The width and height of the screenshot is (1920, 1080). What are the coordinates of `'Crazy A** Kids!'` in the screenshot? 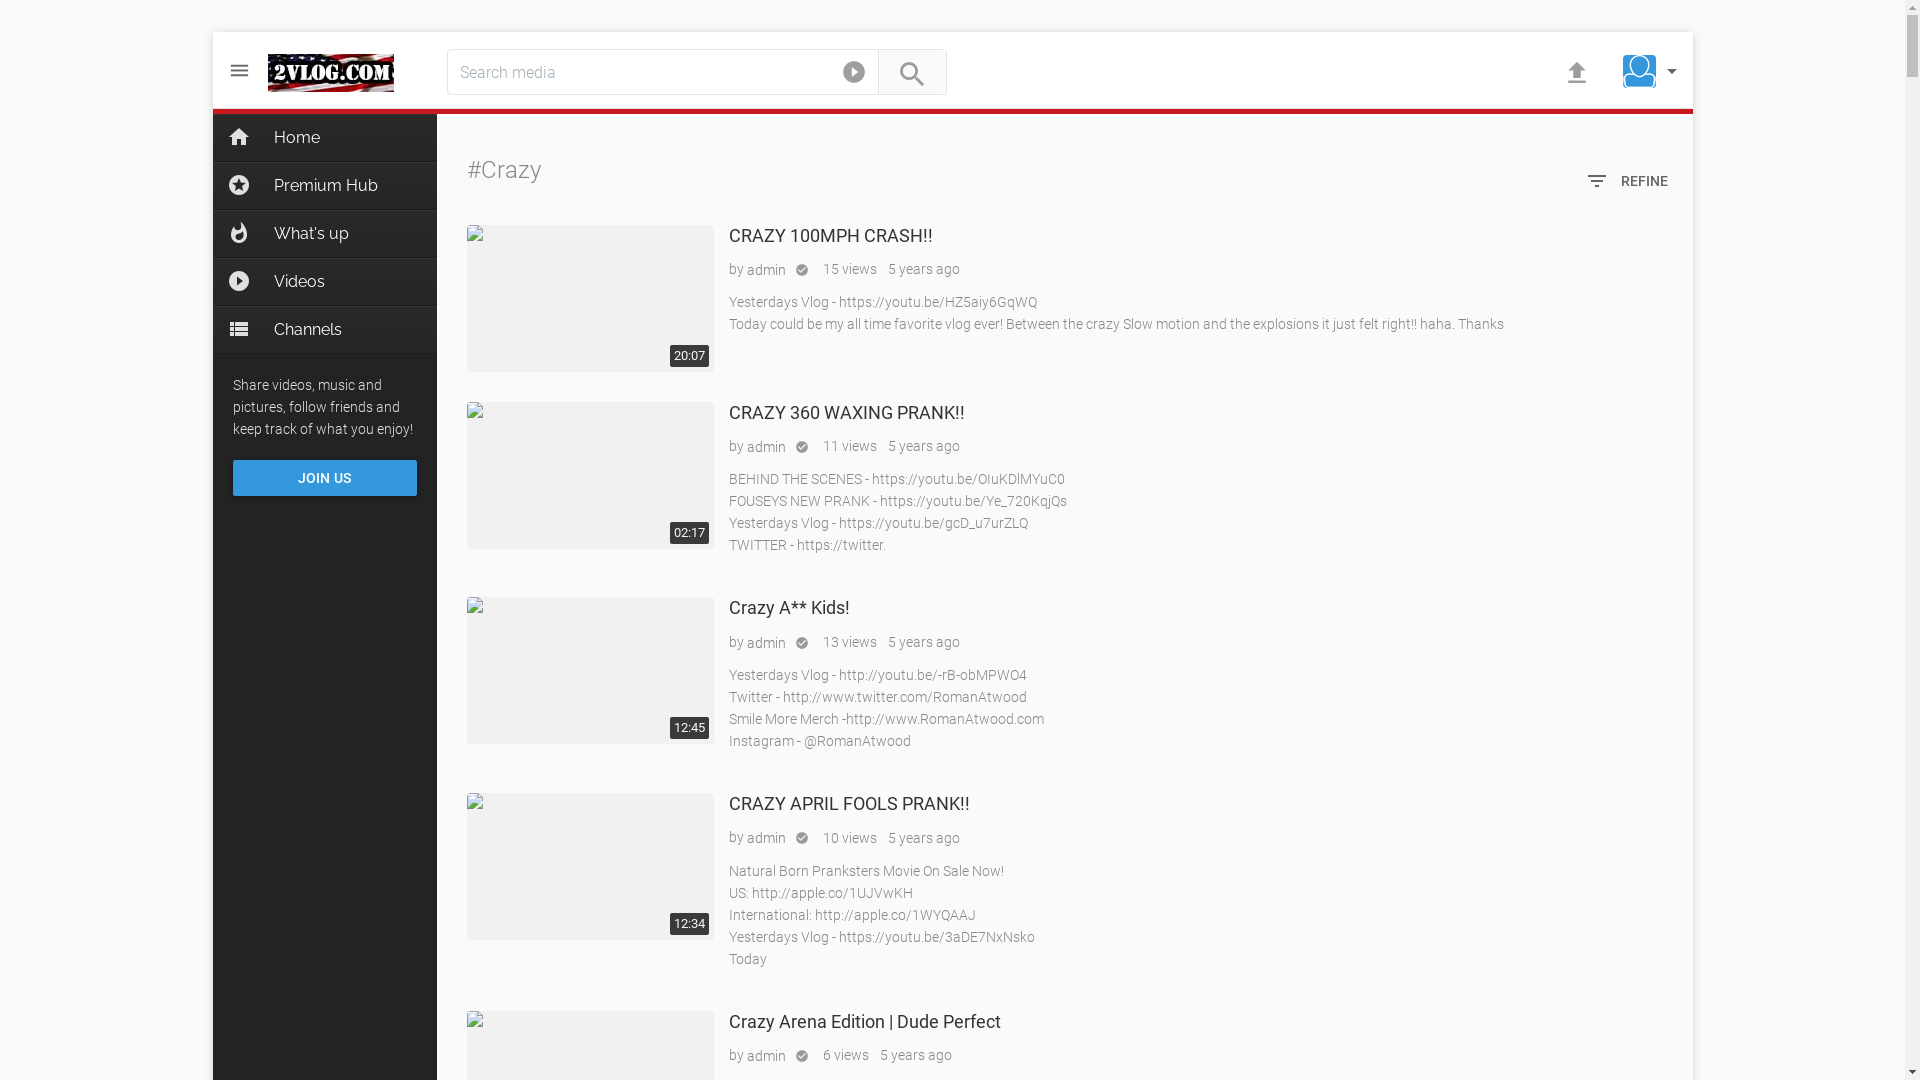 It's located at (588, 670).